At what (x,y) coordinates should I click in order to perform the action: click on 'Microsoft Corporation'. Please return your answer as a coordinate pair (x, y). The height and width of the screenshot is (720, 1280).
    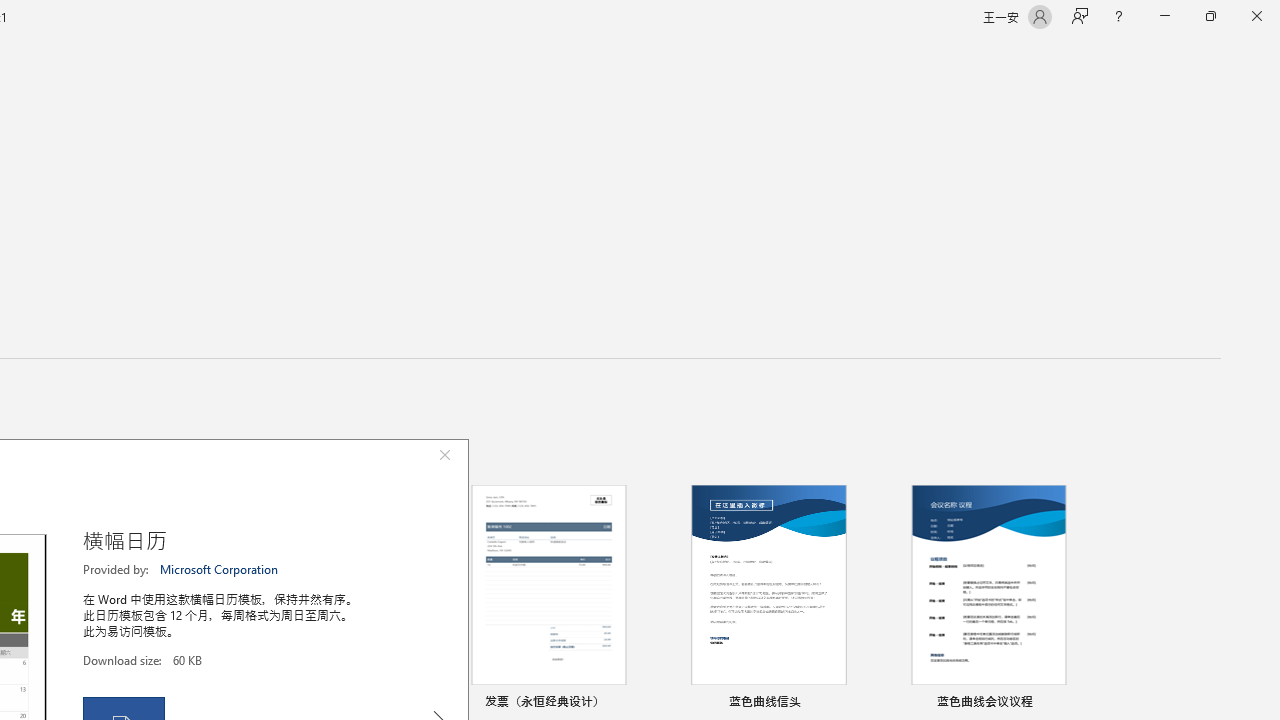
    Looking at the image, I should click on (220, 569).